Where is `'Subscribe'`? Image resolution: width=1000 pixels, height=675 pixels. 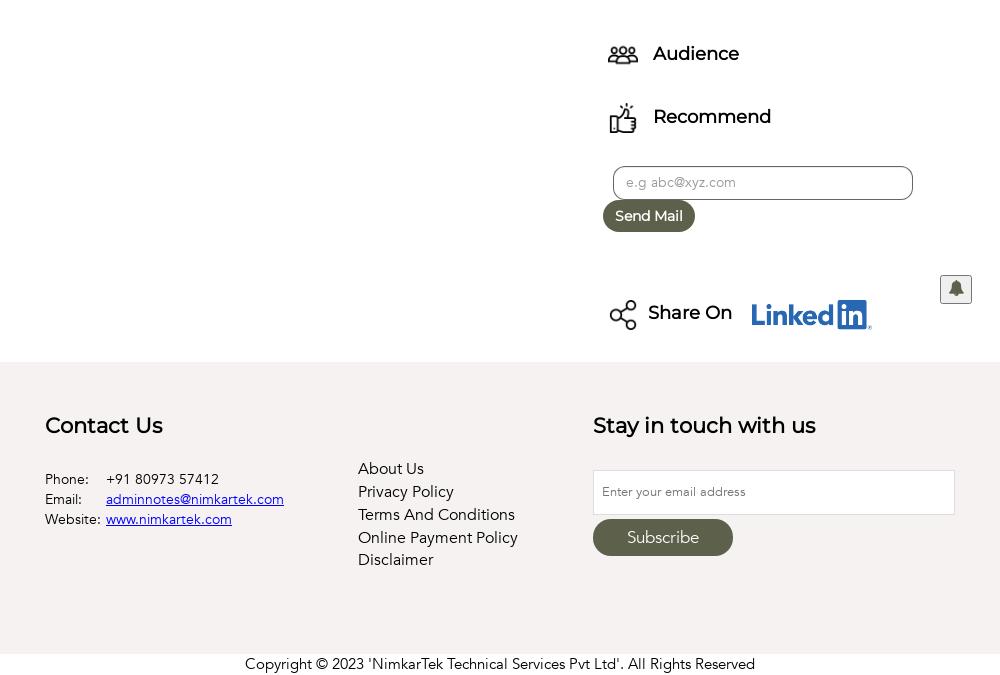
'Subscribe' is located at coordinates (663, 536).